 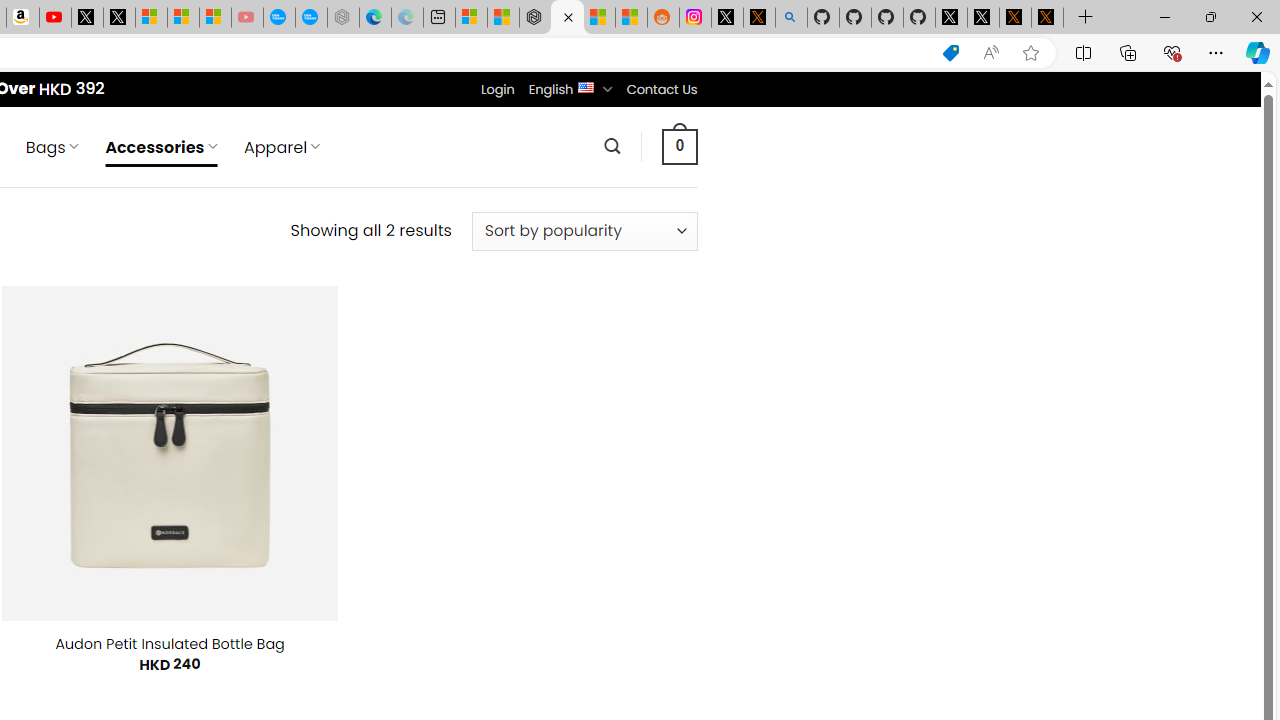 I want to click on 'Nordace - Baby Gear', so click(x=566, y=17).